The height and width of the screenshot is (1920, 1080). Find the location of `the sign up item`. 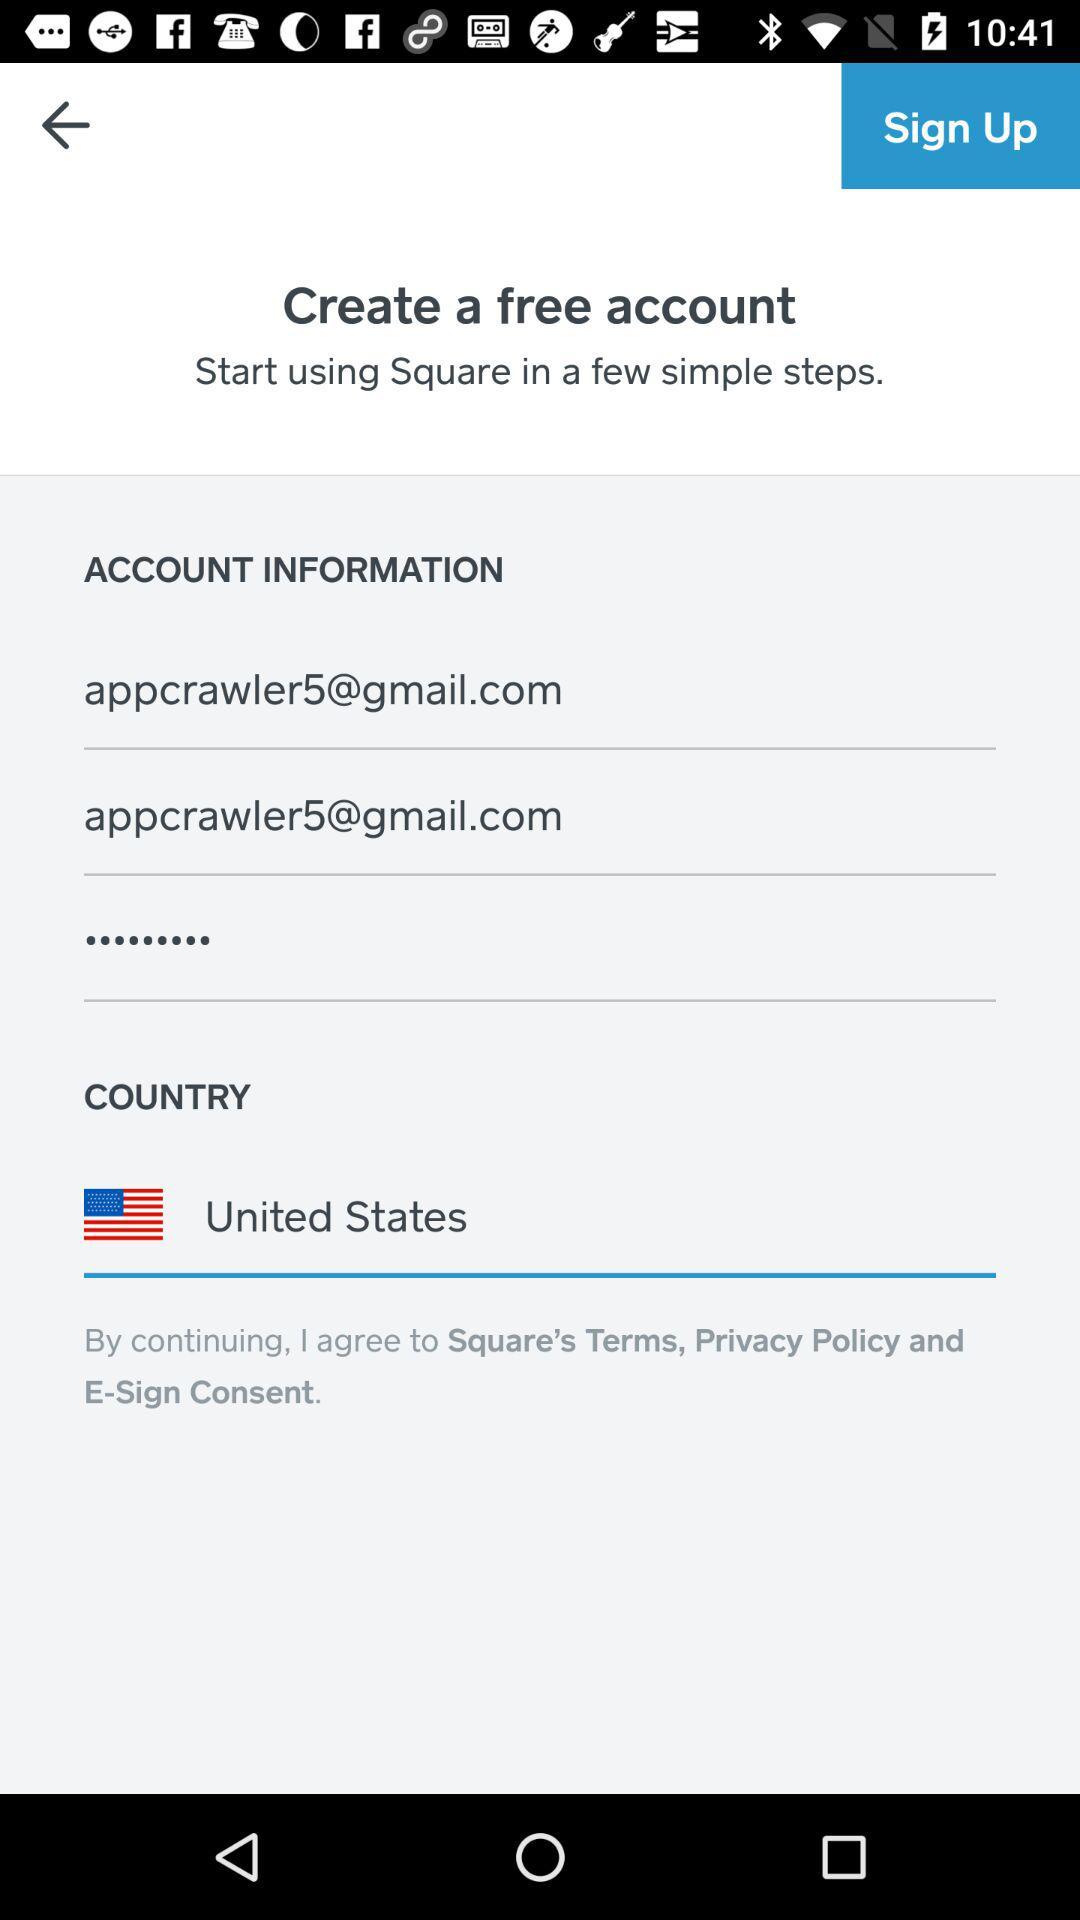

the sign up item is located at coordinates (959, 124).